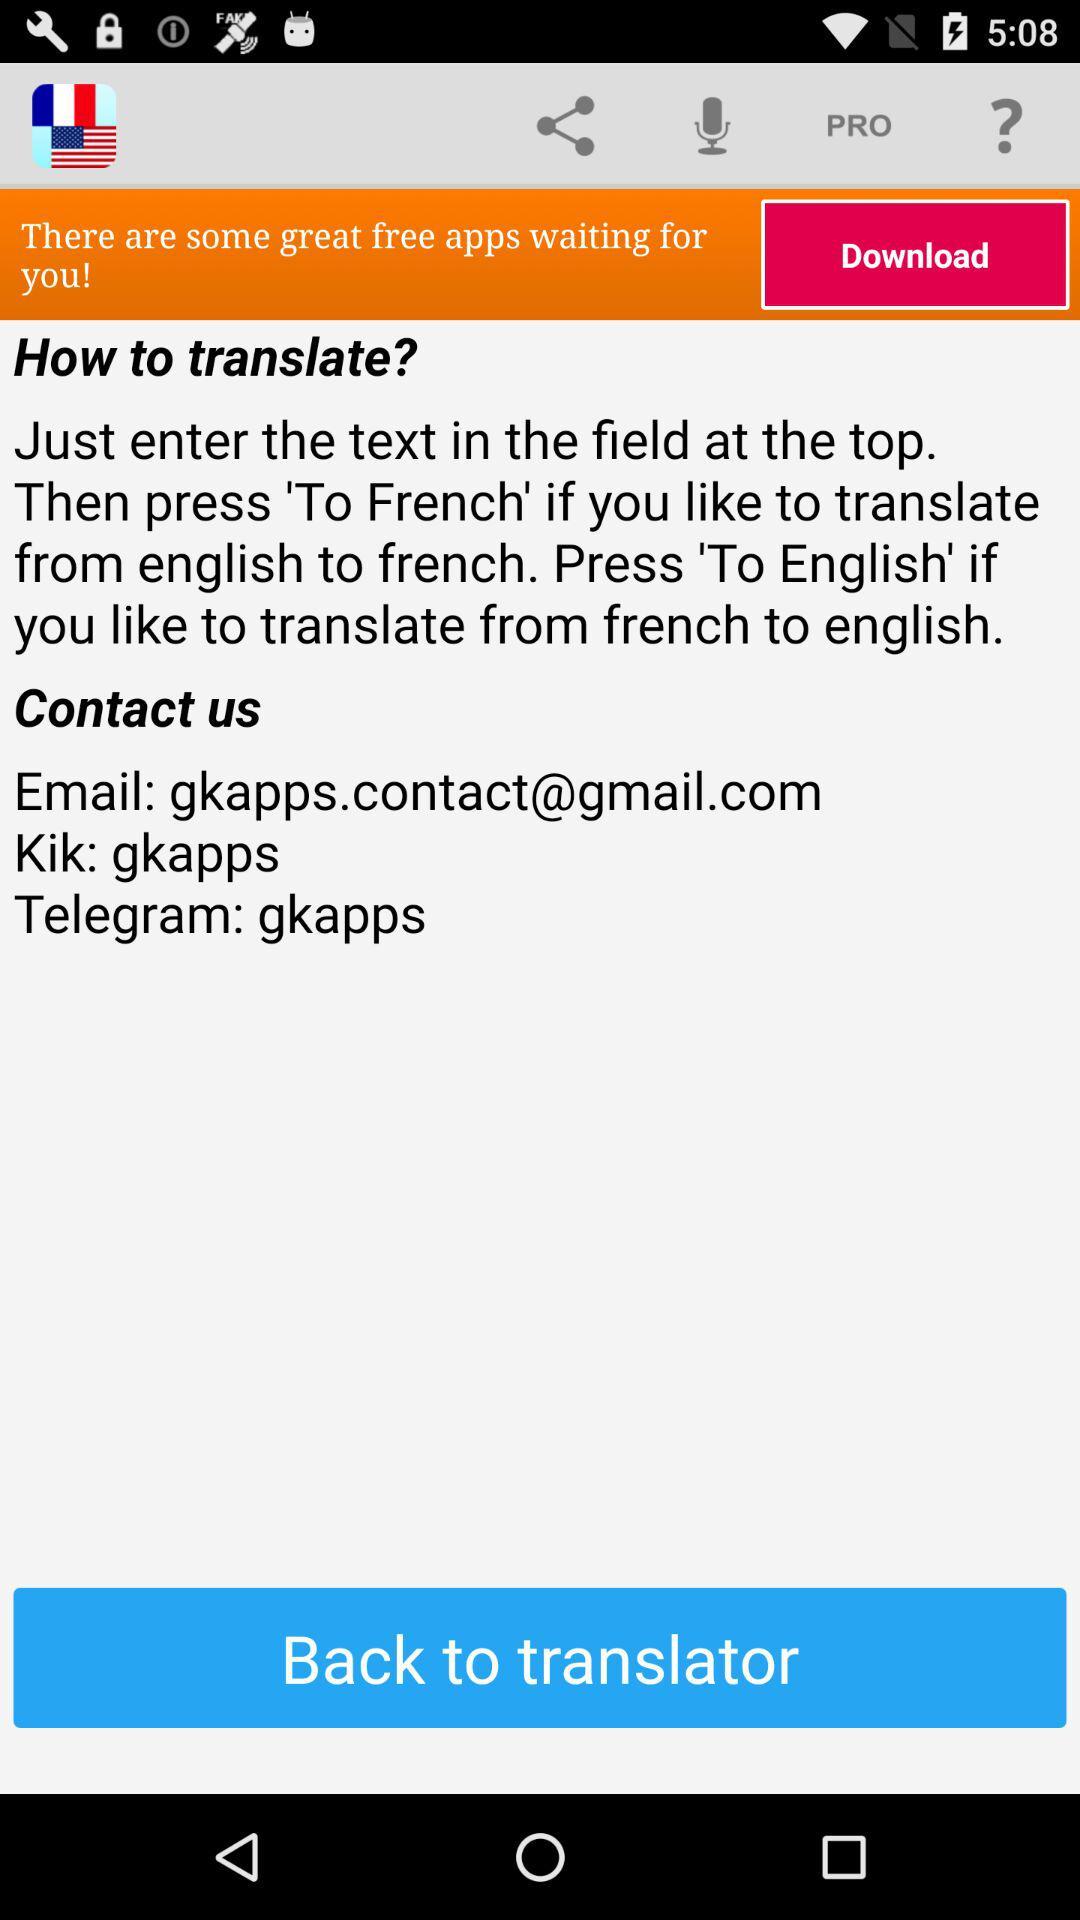 The image size is (1080, 1920). What do you see at coordinates (540, 530) in the screenshot?
I see `just enter the app` at bounding box center [540, 530].